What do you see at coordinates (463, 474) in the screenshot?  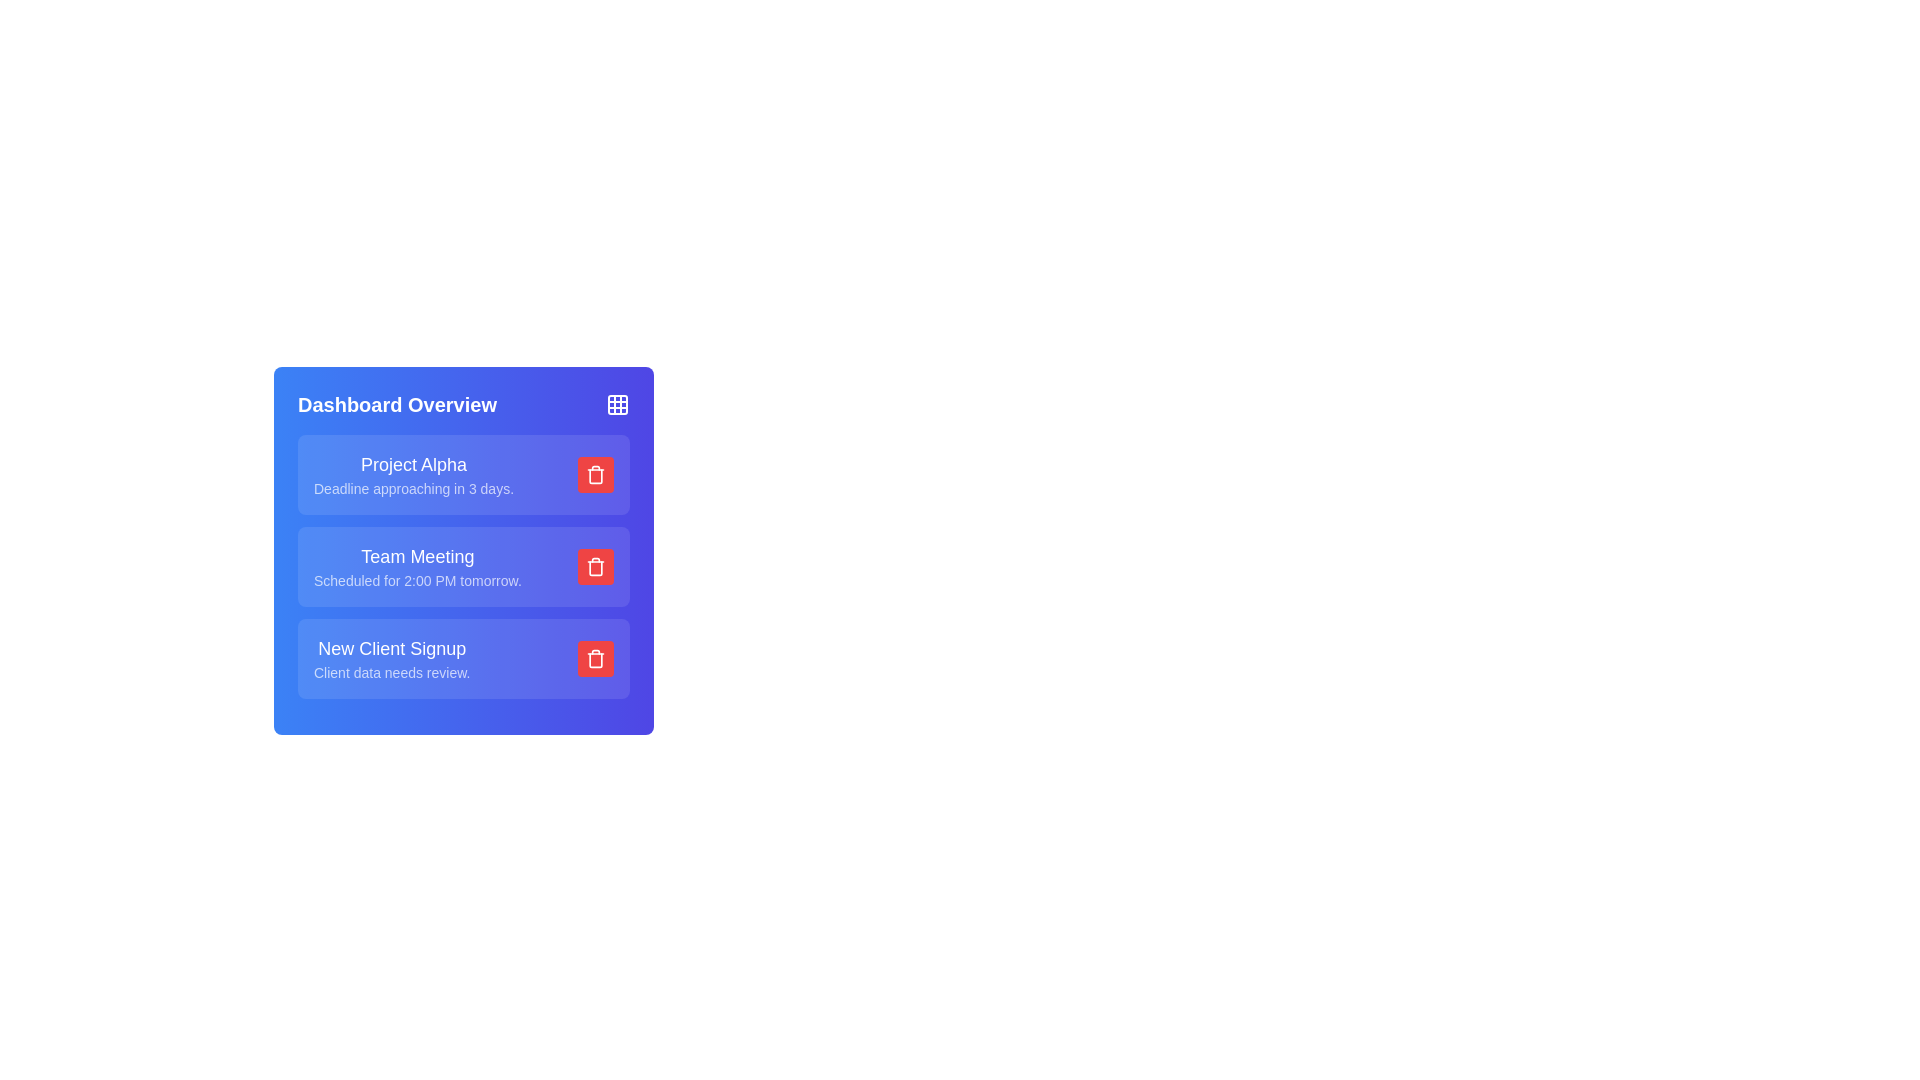 I see `the first card in the Dashboard Overview section` at bounding box center [463, 474].